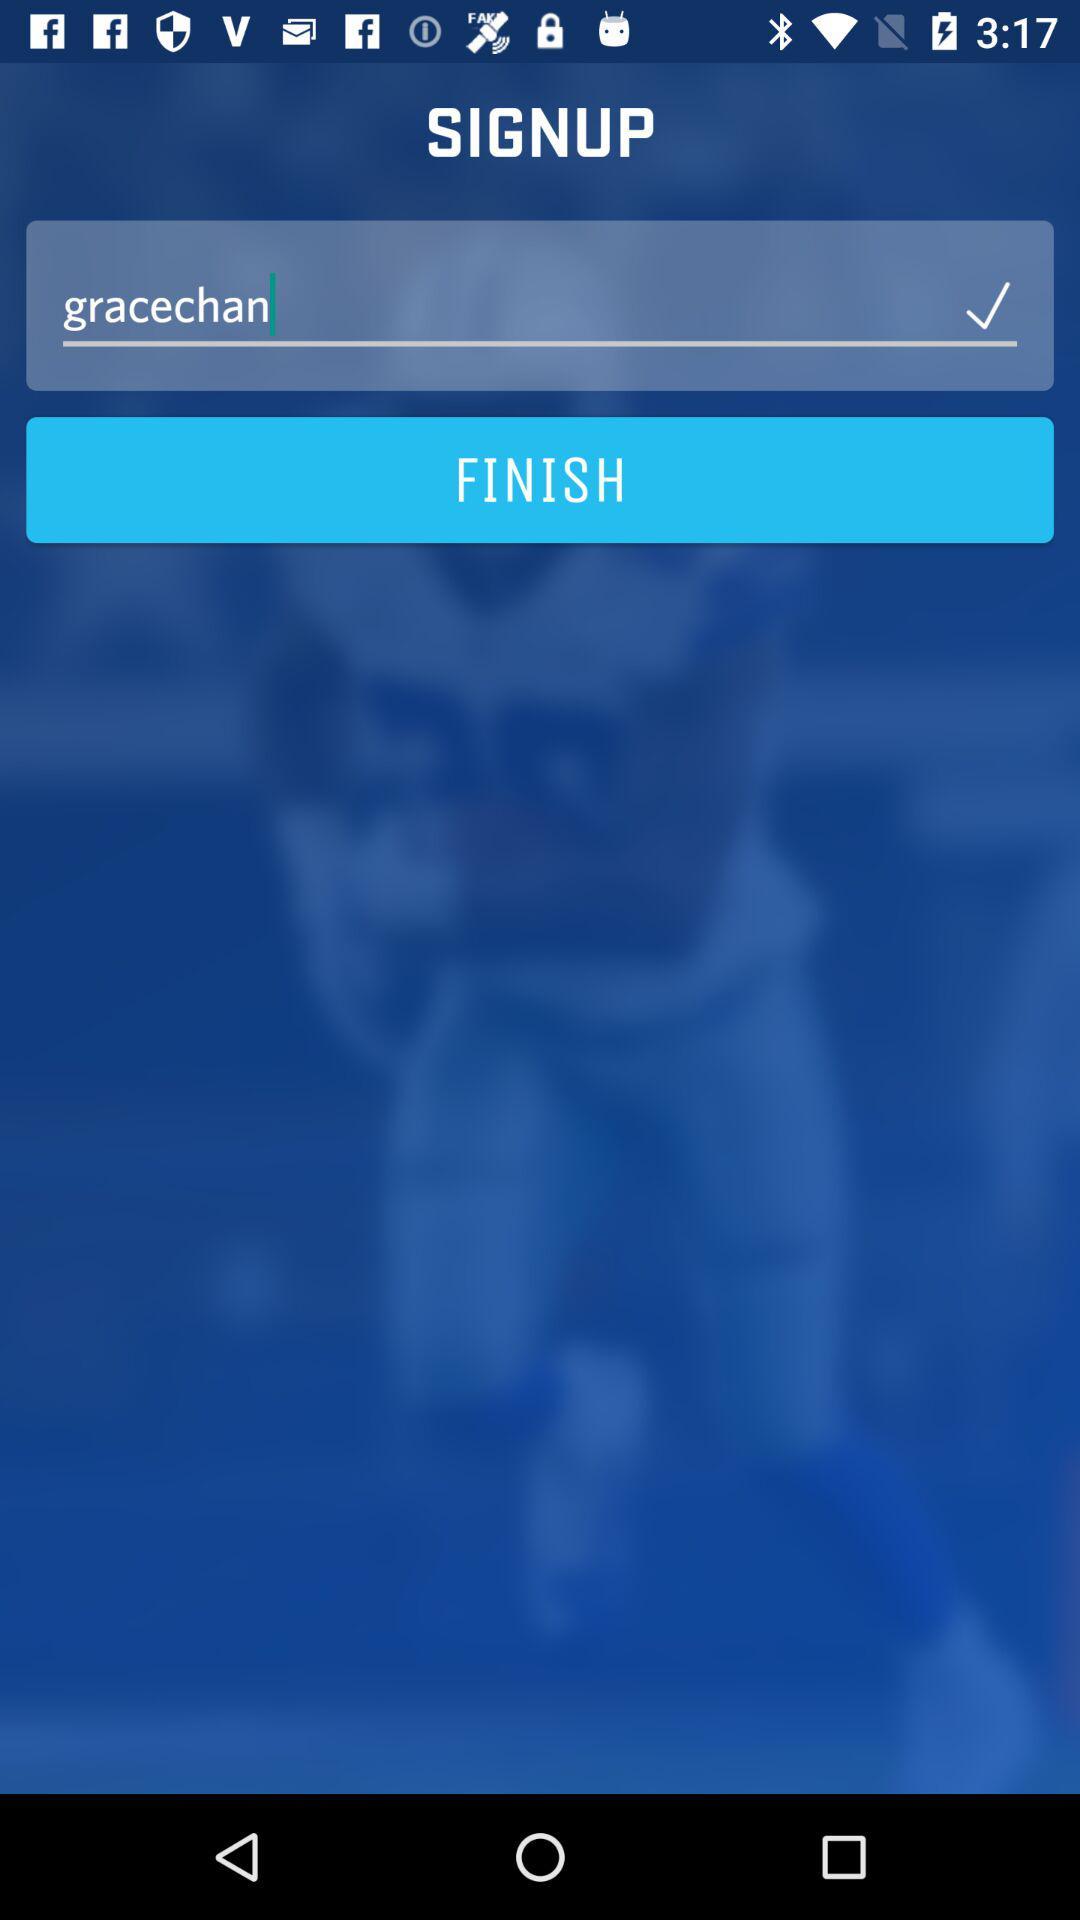 This screenshot has height=1920, width=1080. Describe the element at coordinates (540, 304) in the screenshot. I see `the icon above the finish icon` at that location.